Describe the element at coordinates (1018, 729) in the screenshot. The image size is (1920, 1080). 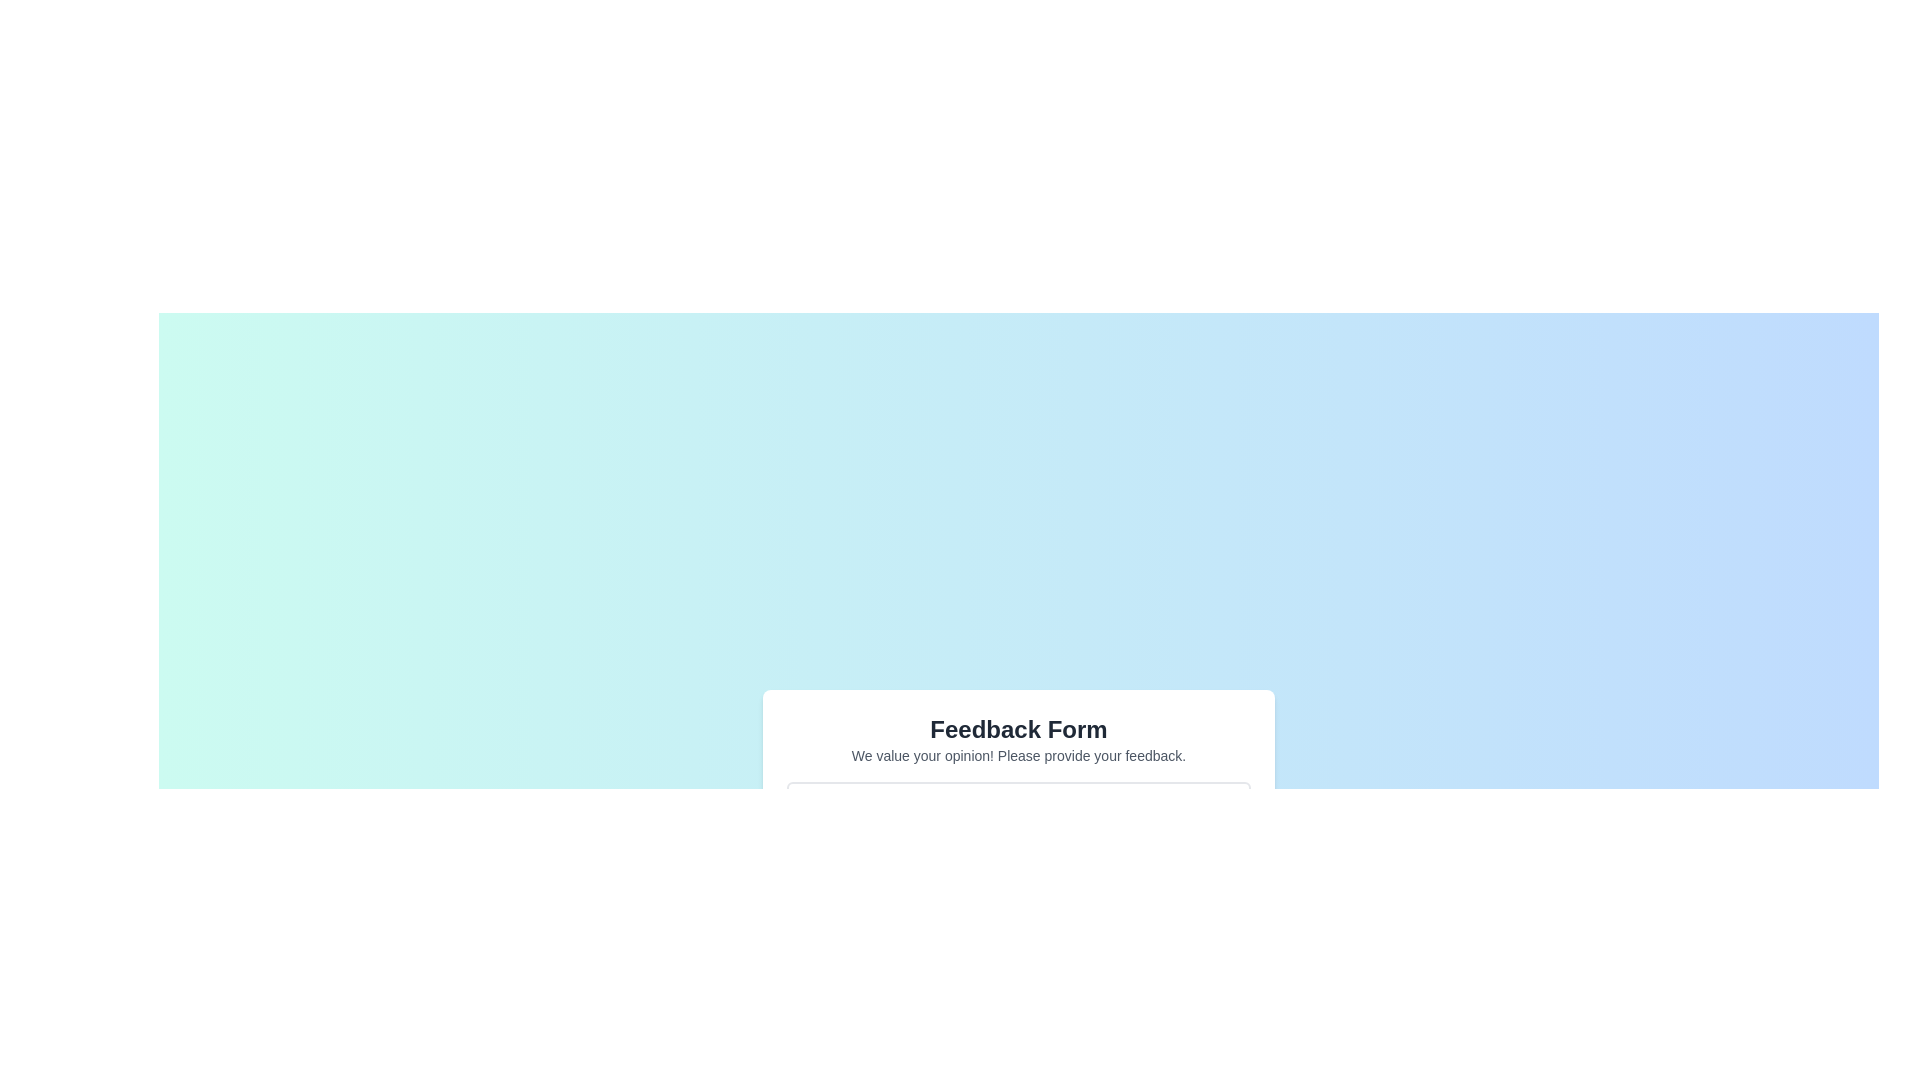
I see `Text Heading that serves as a title for the feedback section, positioned above the message 'We value your opinion! Please provide your feedback.'` at that location.